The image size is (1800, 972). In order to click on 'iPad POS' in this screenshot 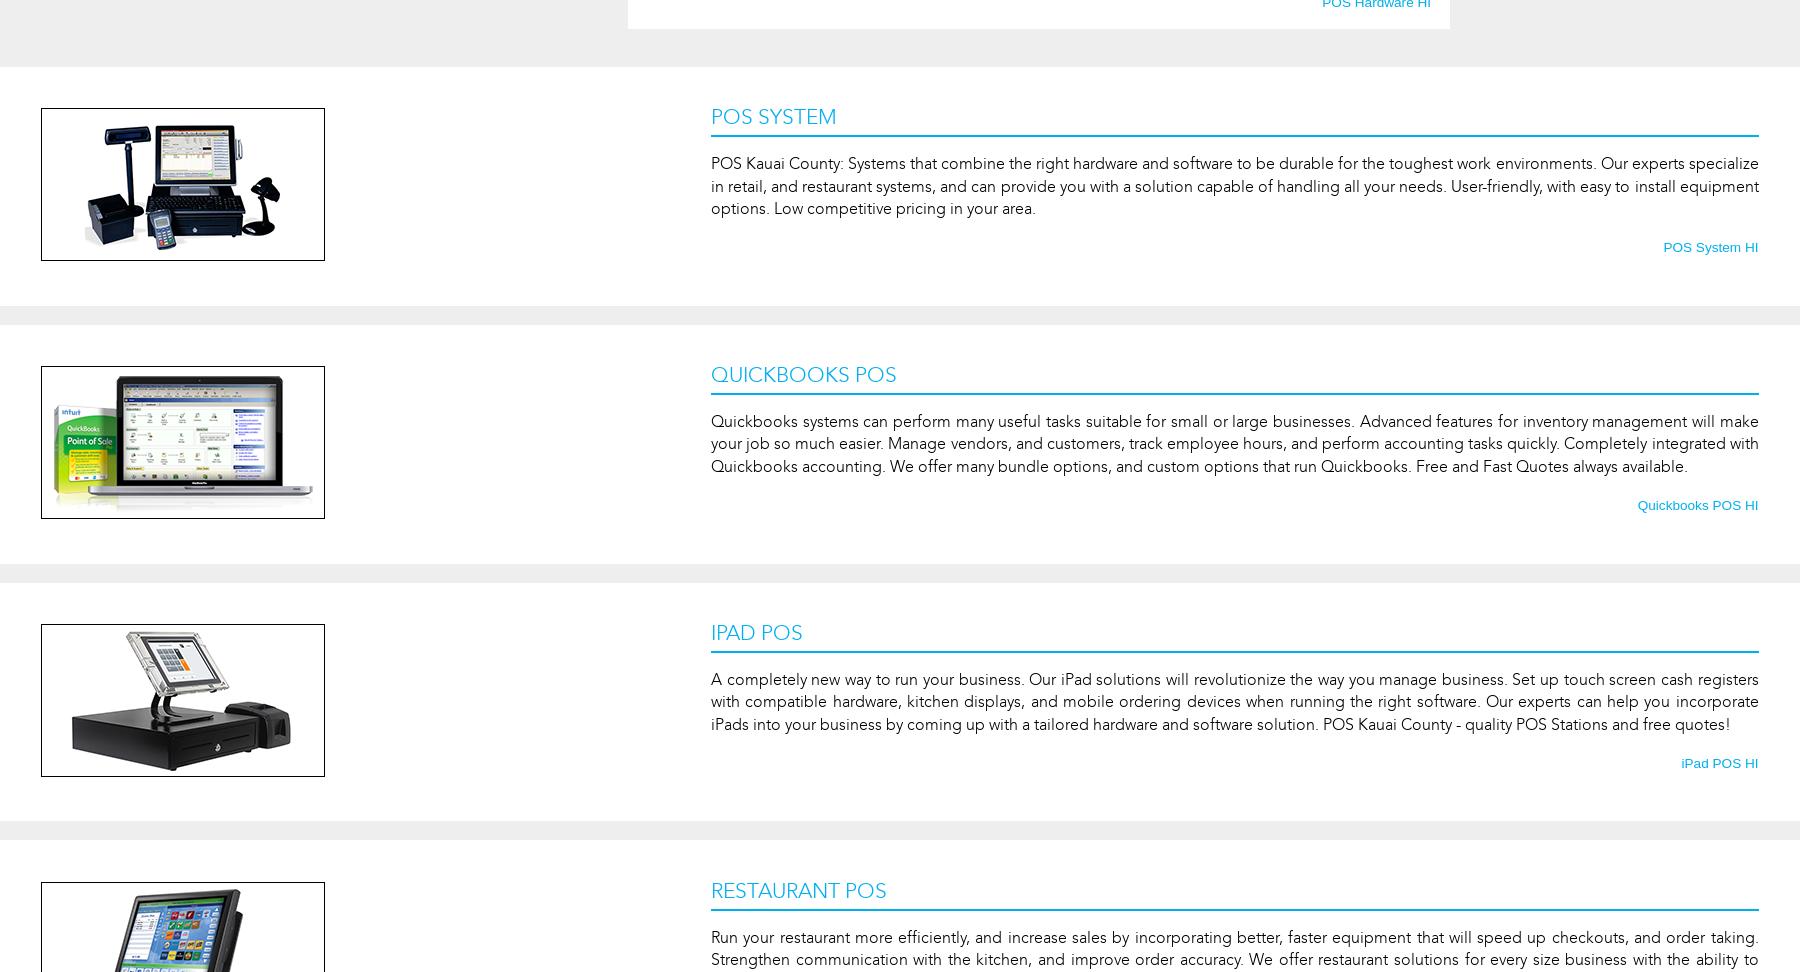, I will do `click(756, 632)`.